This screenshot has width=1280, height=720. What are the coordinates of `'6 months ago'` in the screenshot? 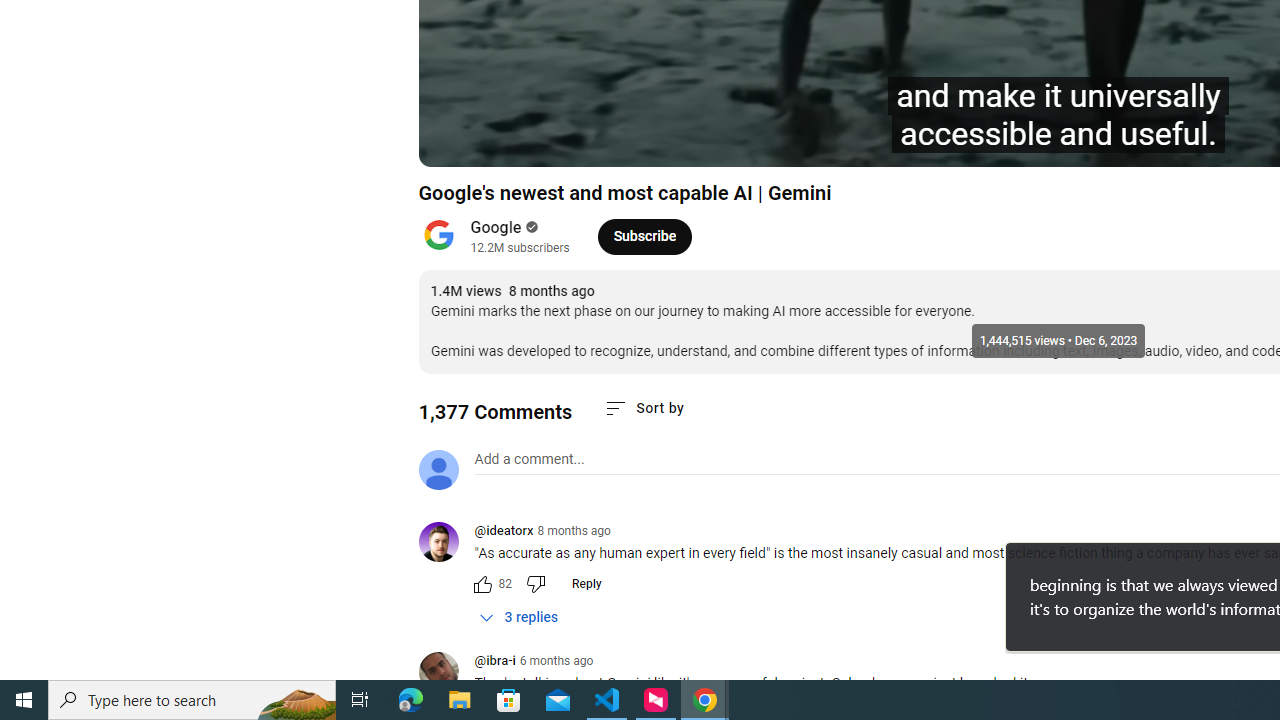 It's located at (556, 661).